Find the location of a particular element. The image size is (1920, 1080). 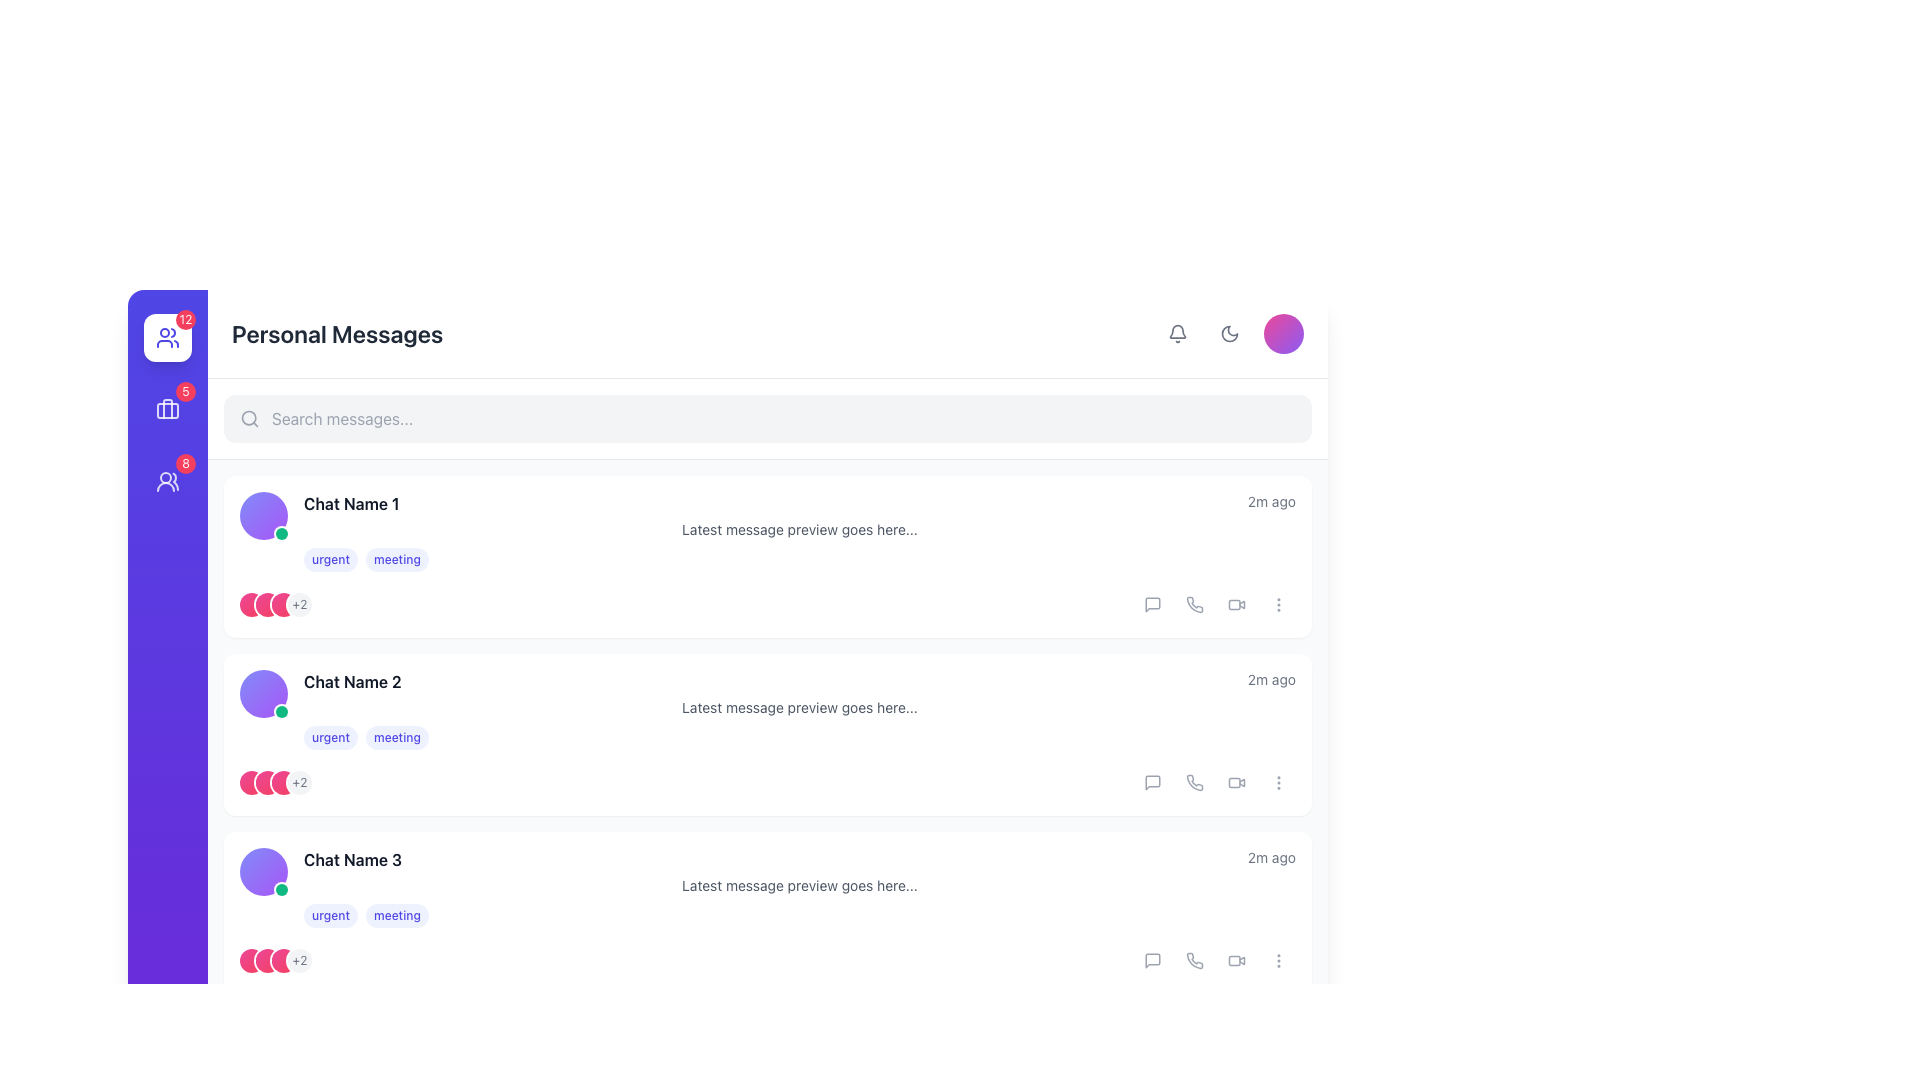

the rounded purple button displaying '5' with a briefcase icon is located at coordinates (168, 408).